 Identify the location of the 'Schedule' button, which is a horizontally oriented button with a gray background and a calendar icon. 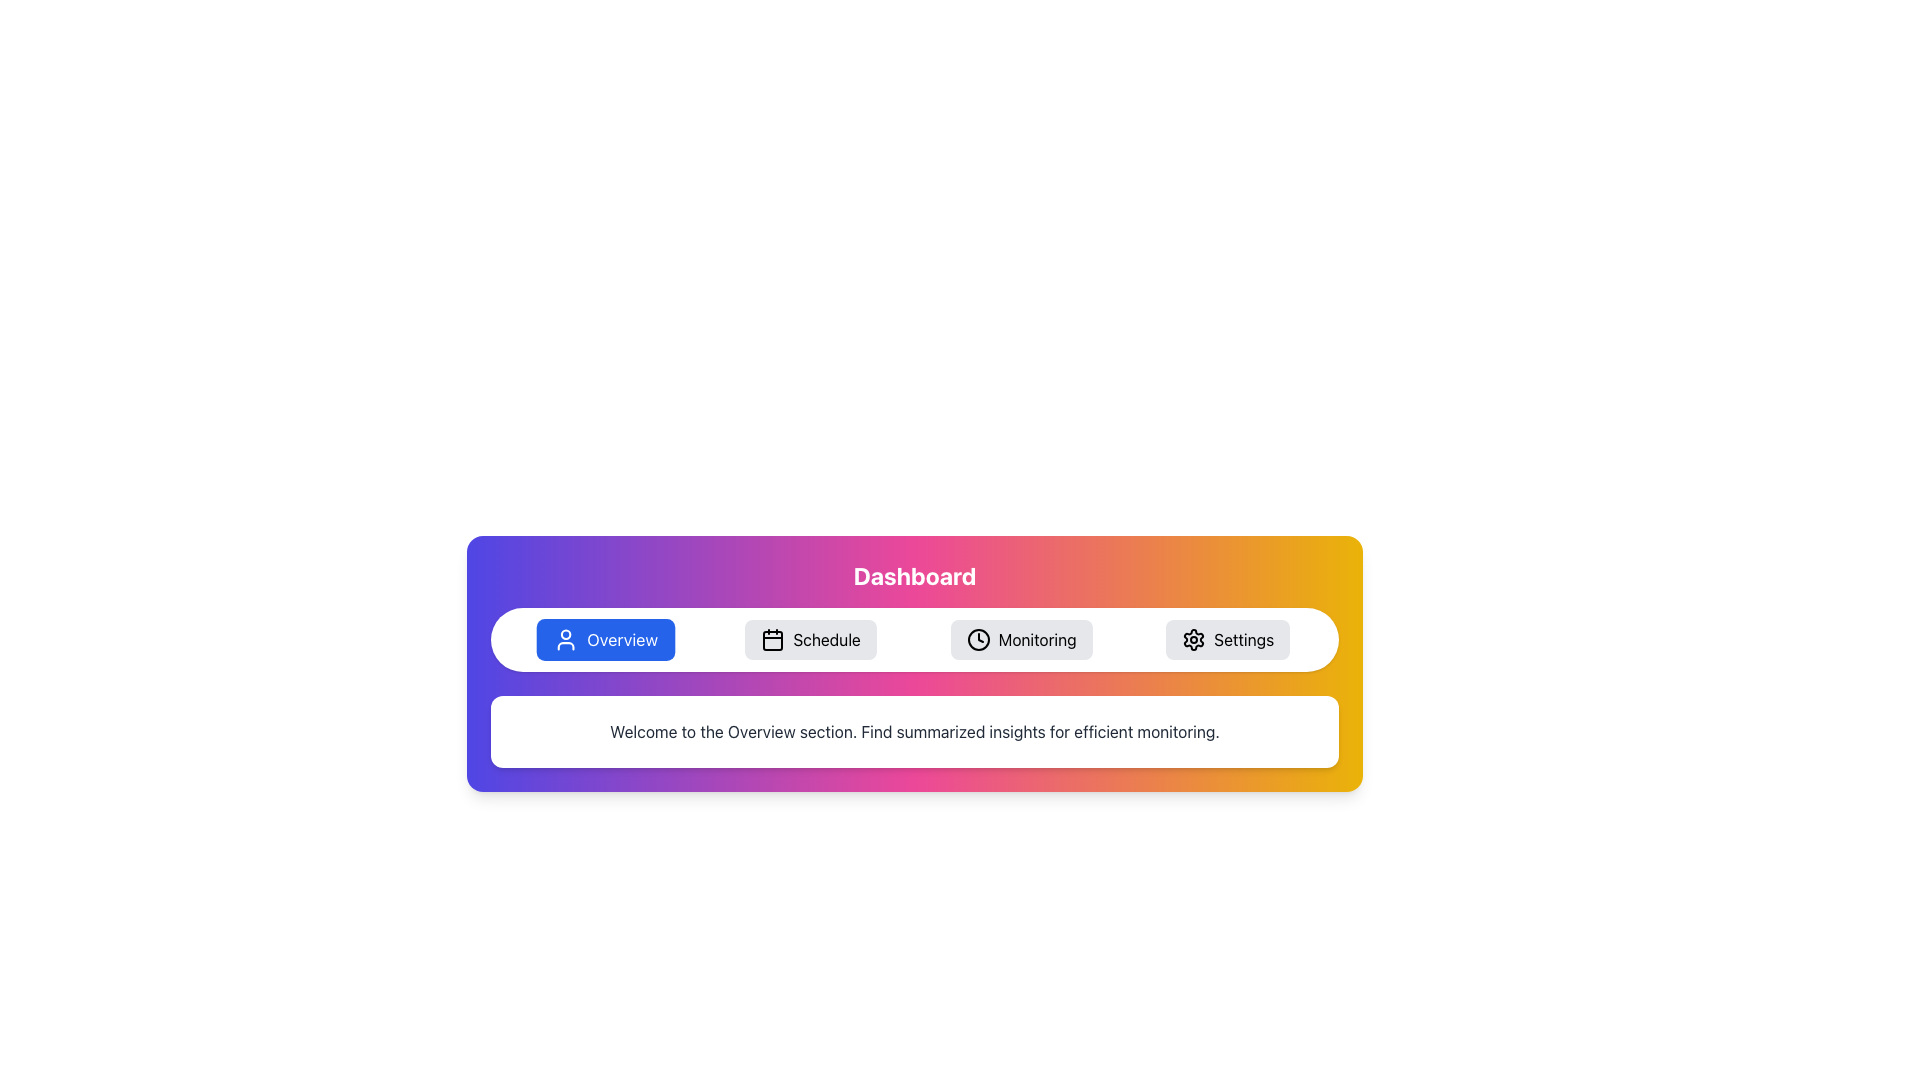
(811, 640).